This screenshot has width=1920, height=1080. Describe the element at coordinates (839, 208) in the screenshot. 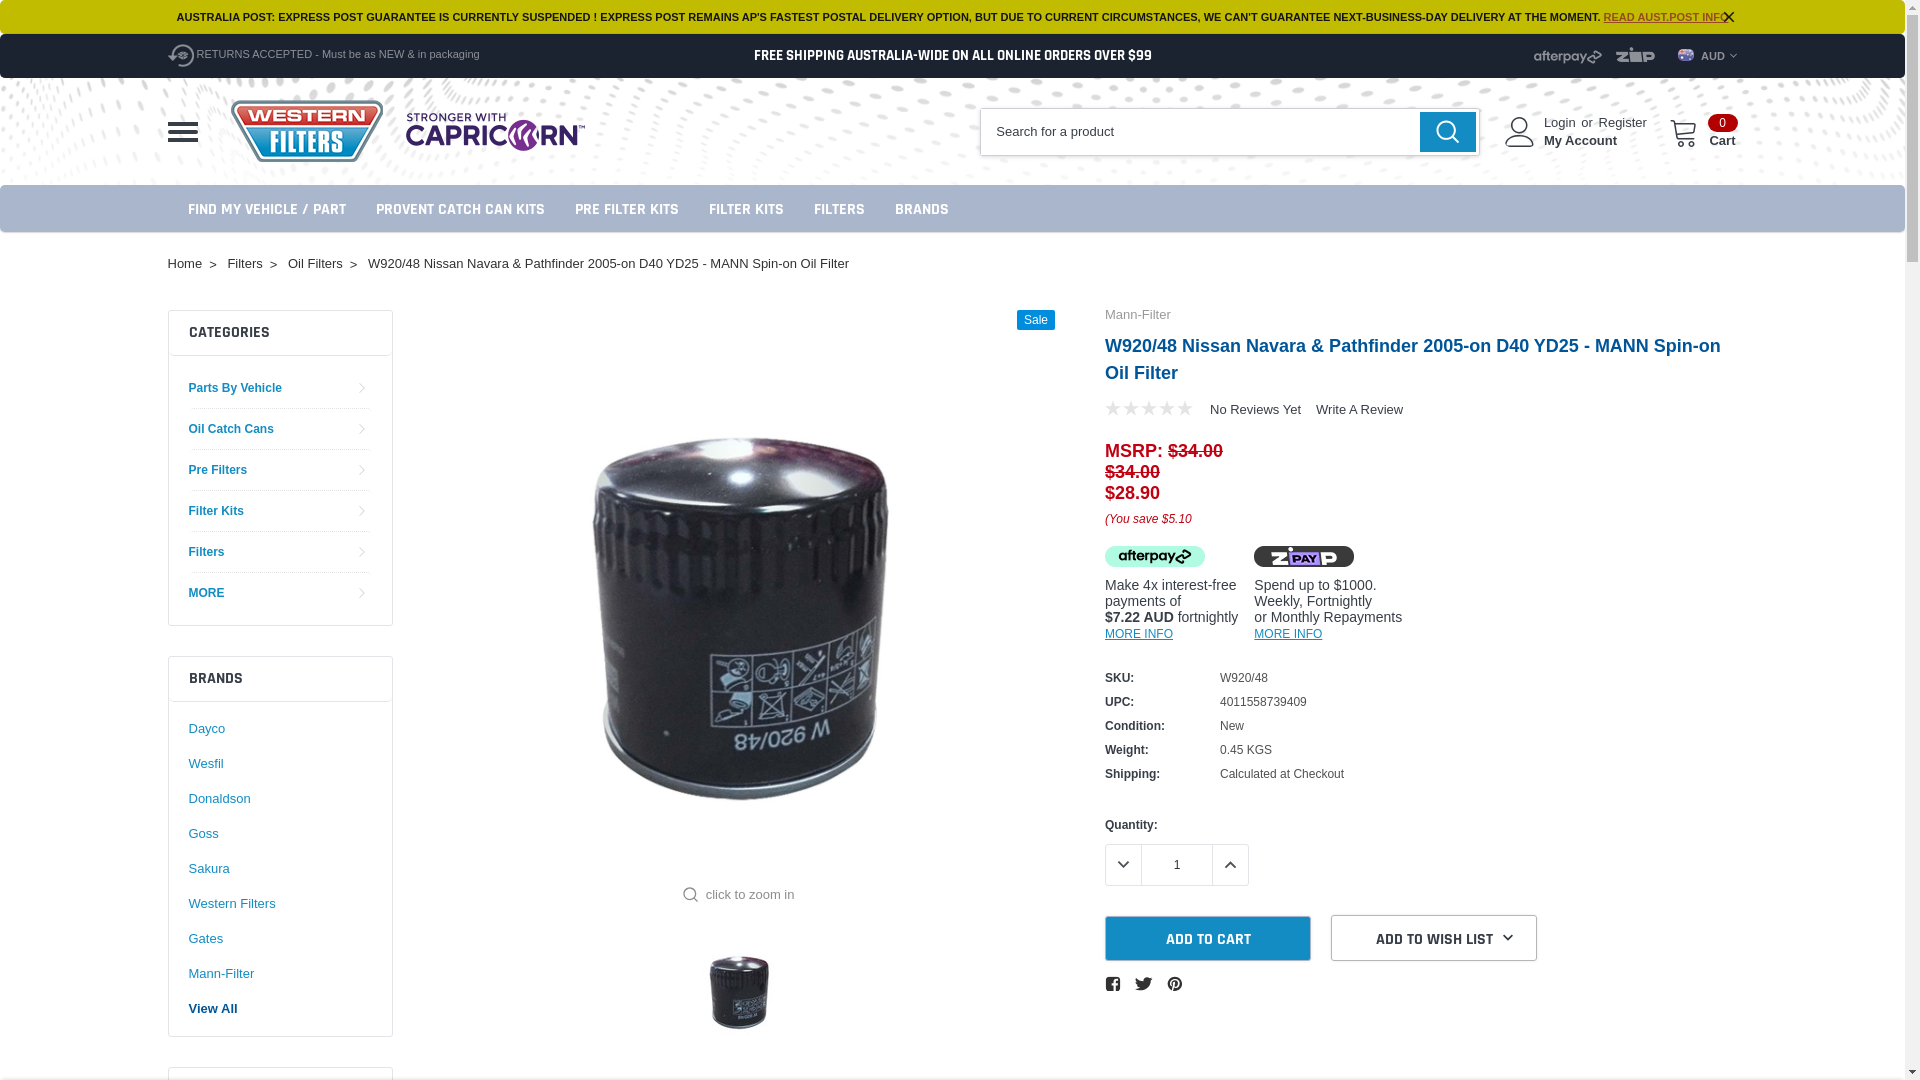

I see `'FILTERS'` at that location.